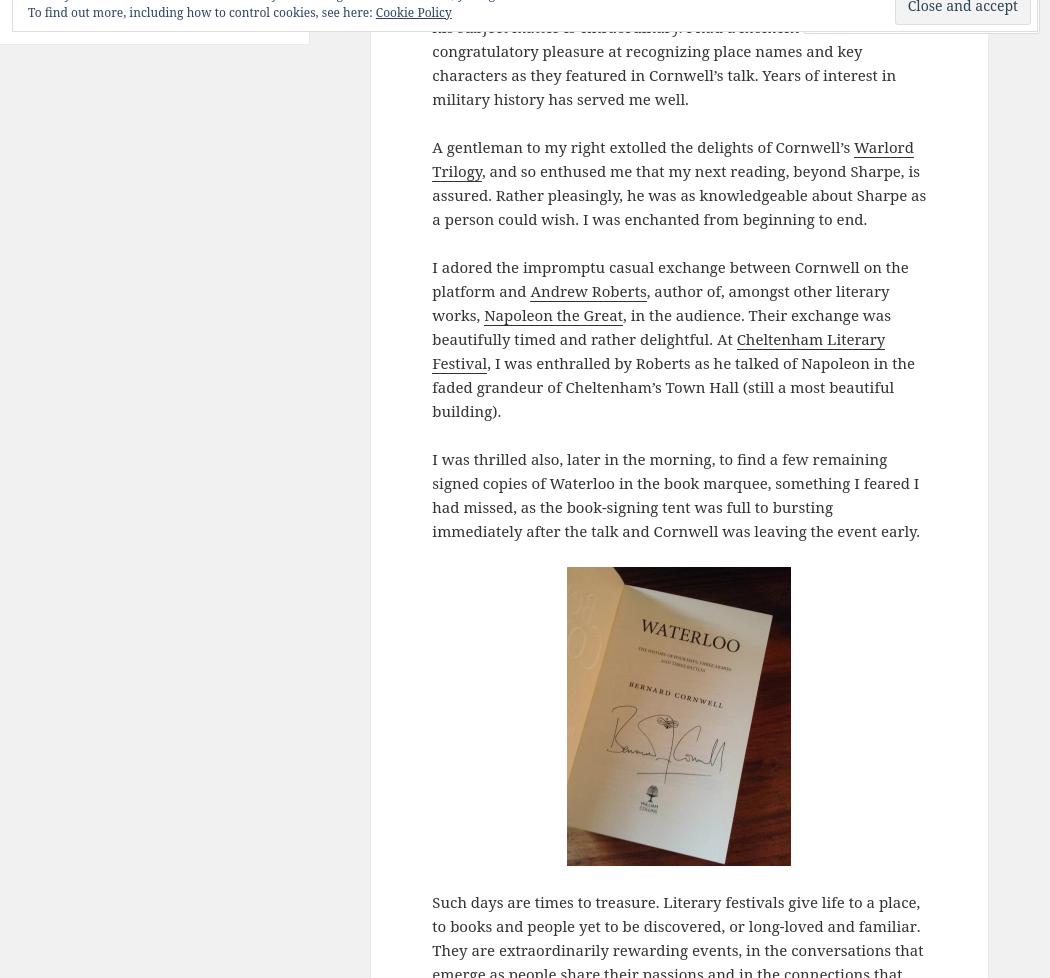 The height and width of the screenshot is (978, 1050). I want to click on 'Comment', so click(868, 16).